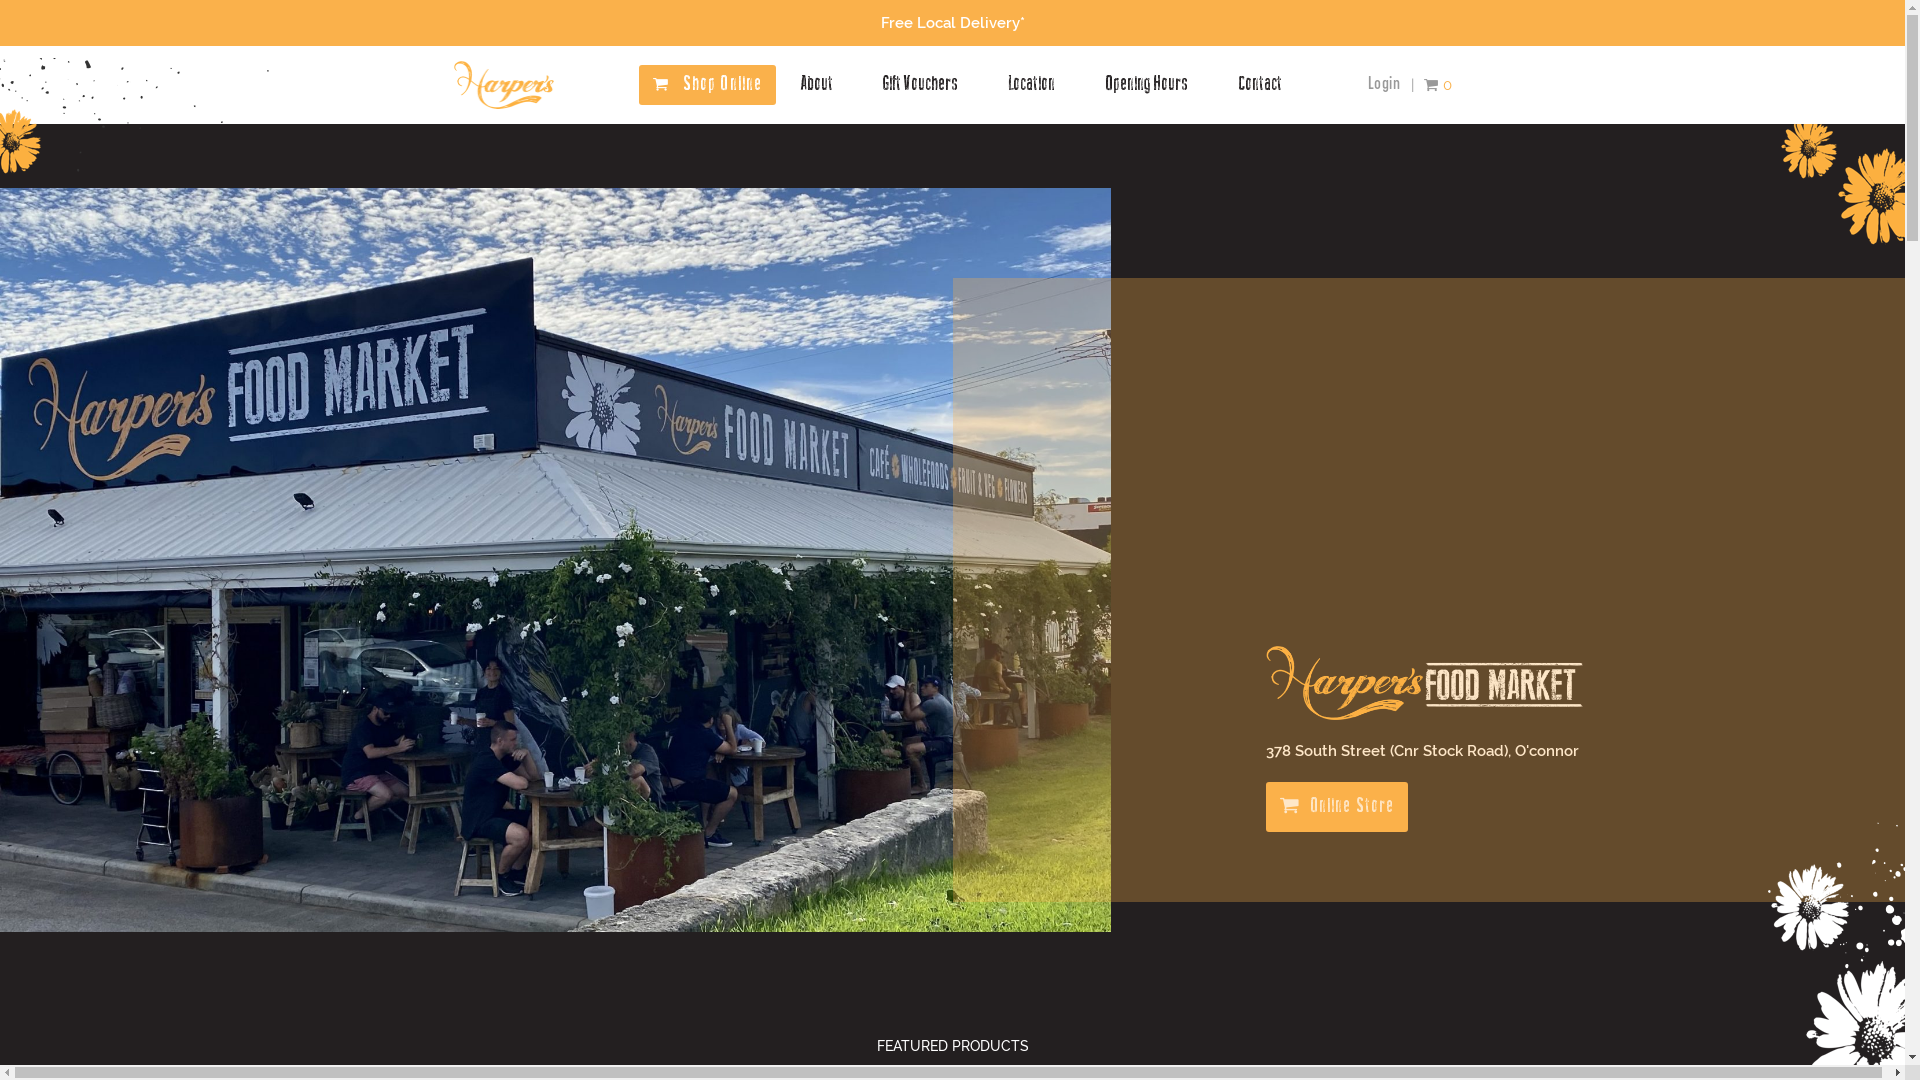 Image resolution: width=1920 pixels, height=1080 pixels. I want to click on 'Gift Vouchers', so click(919, 83).